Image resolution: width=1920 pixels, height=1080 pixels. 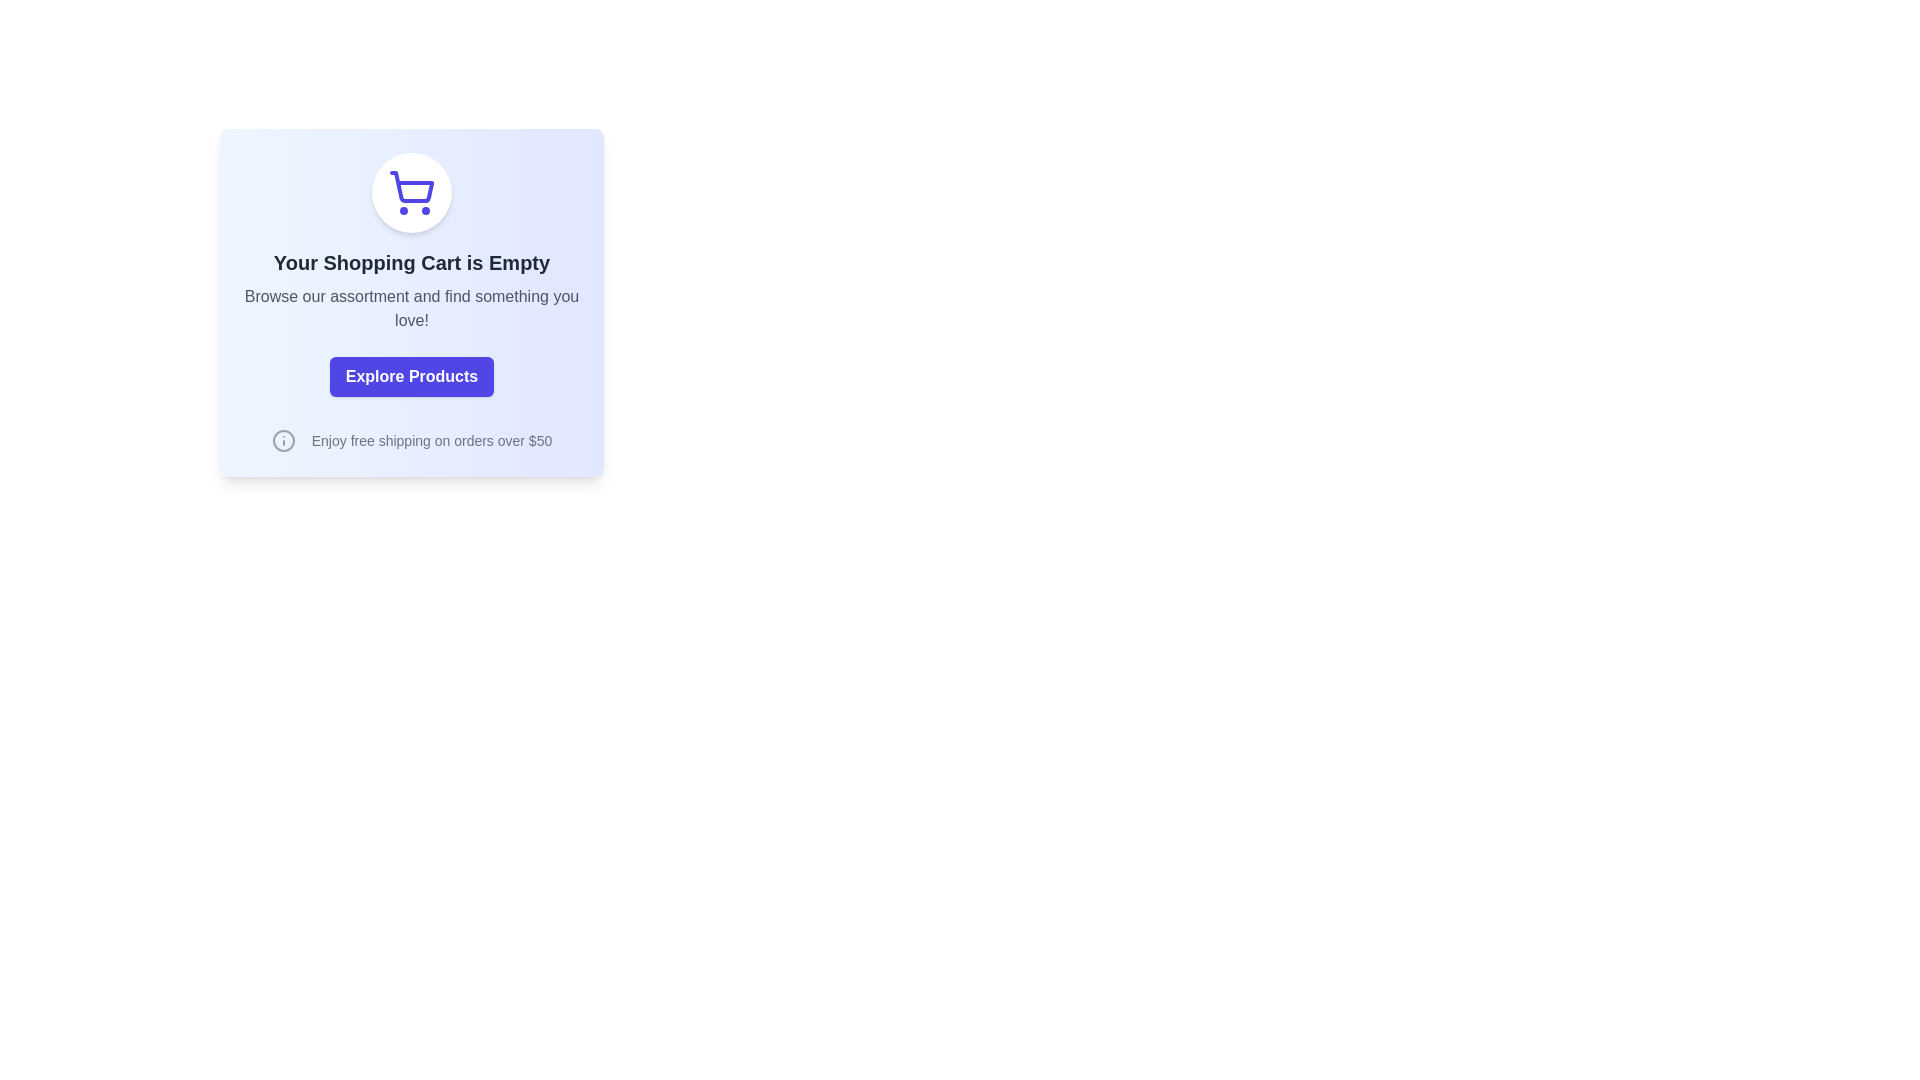 What do you see at coordinates (282, 439) in the screenshot?
I see `the informational icon located to the left of the text 'Enjoy free shipping on orders over $50' in the smaller section below the main card content` at bounding box center [282, 439].